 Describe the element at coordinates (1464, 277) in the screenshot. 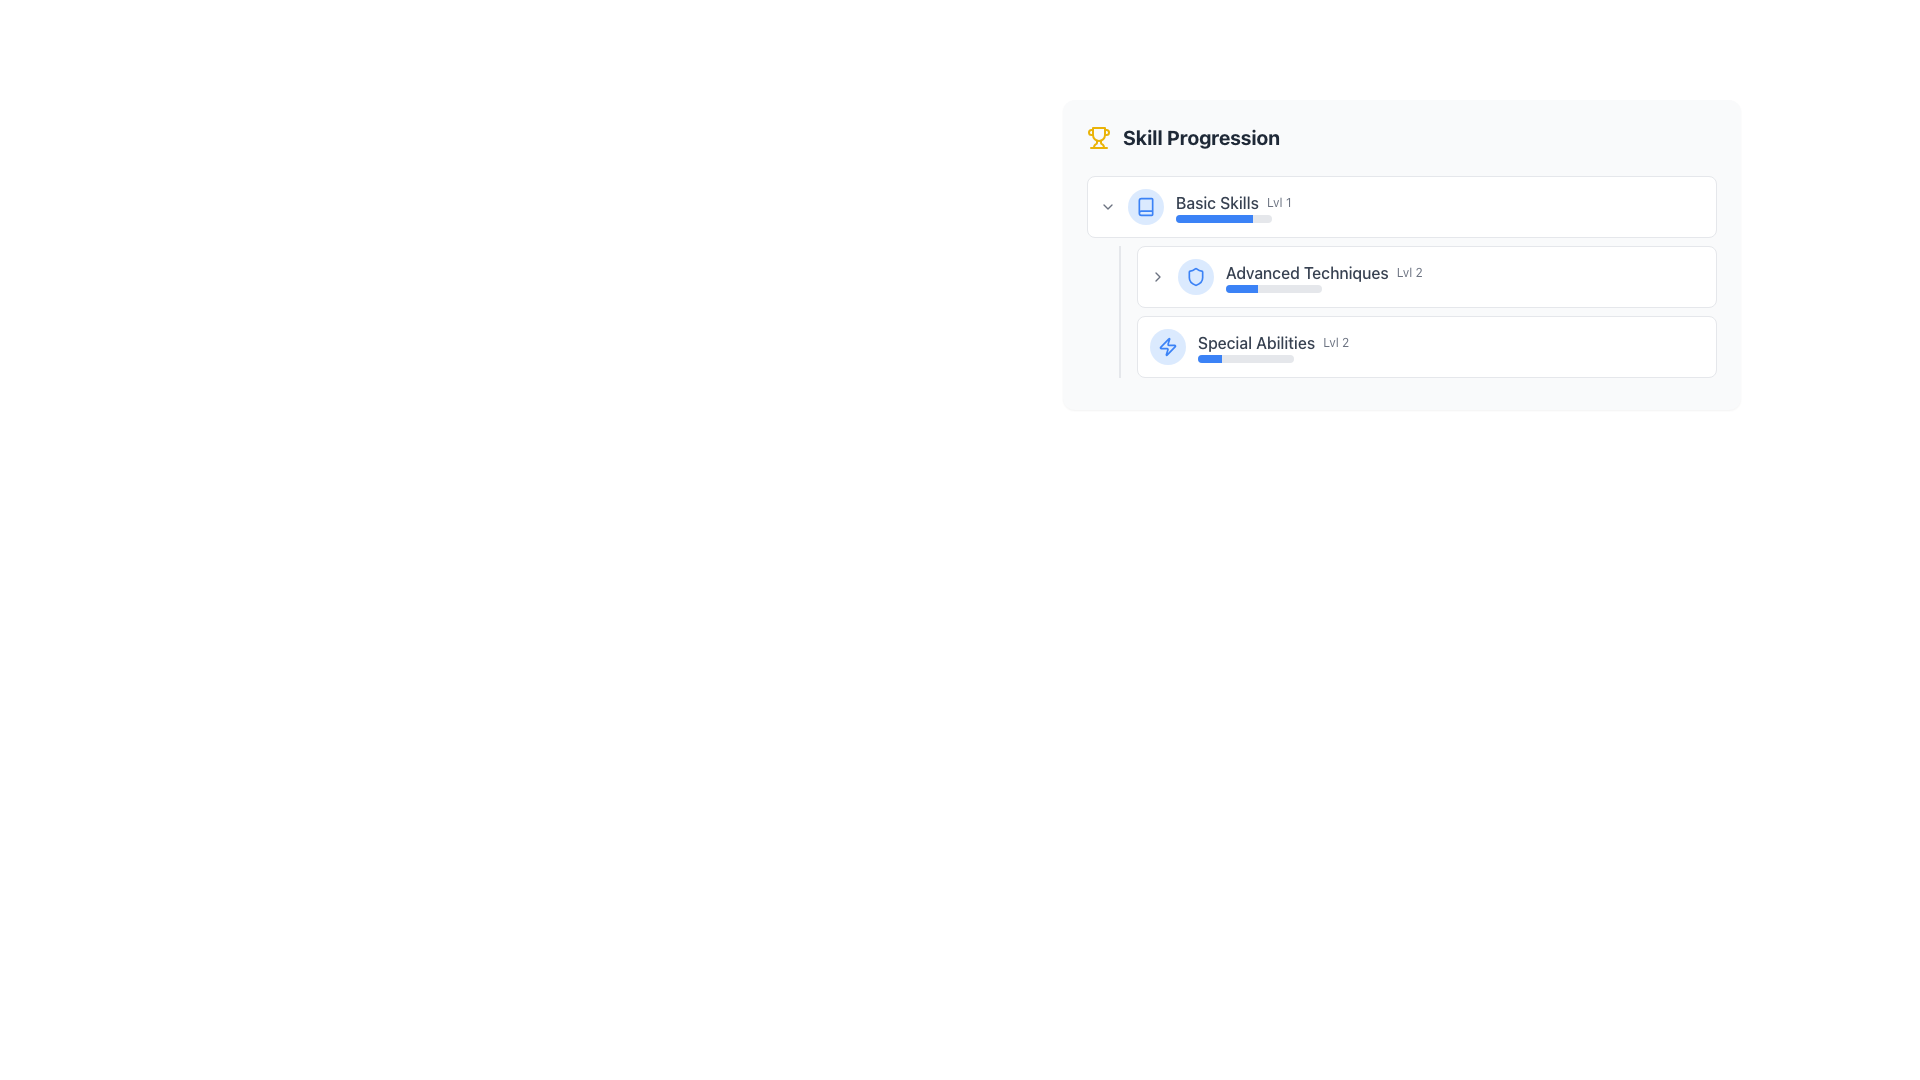

I see `the skill progression element labeled 'Advanced Techniques' at level 'Lvl 2'` at that location.